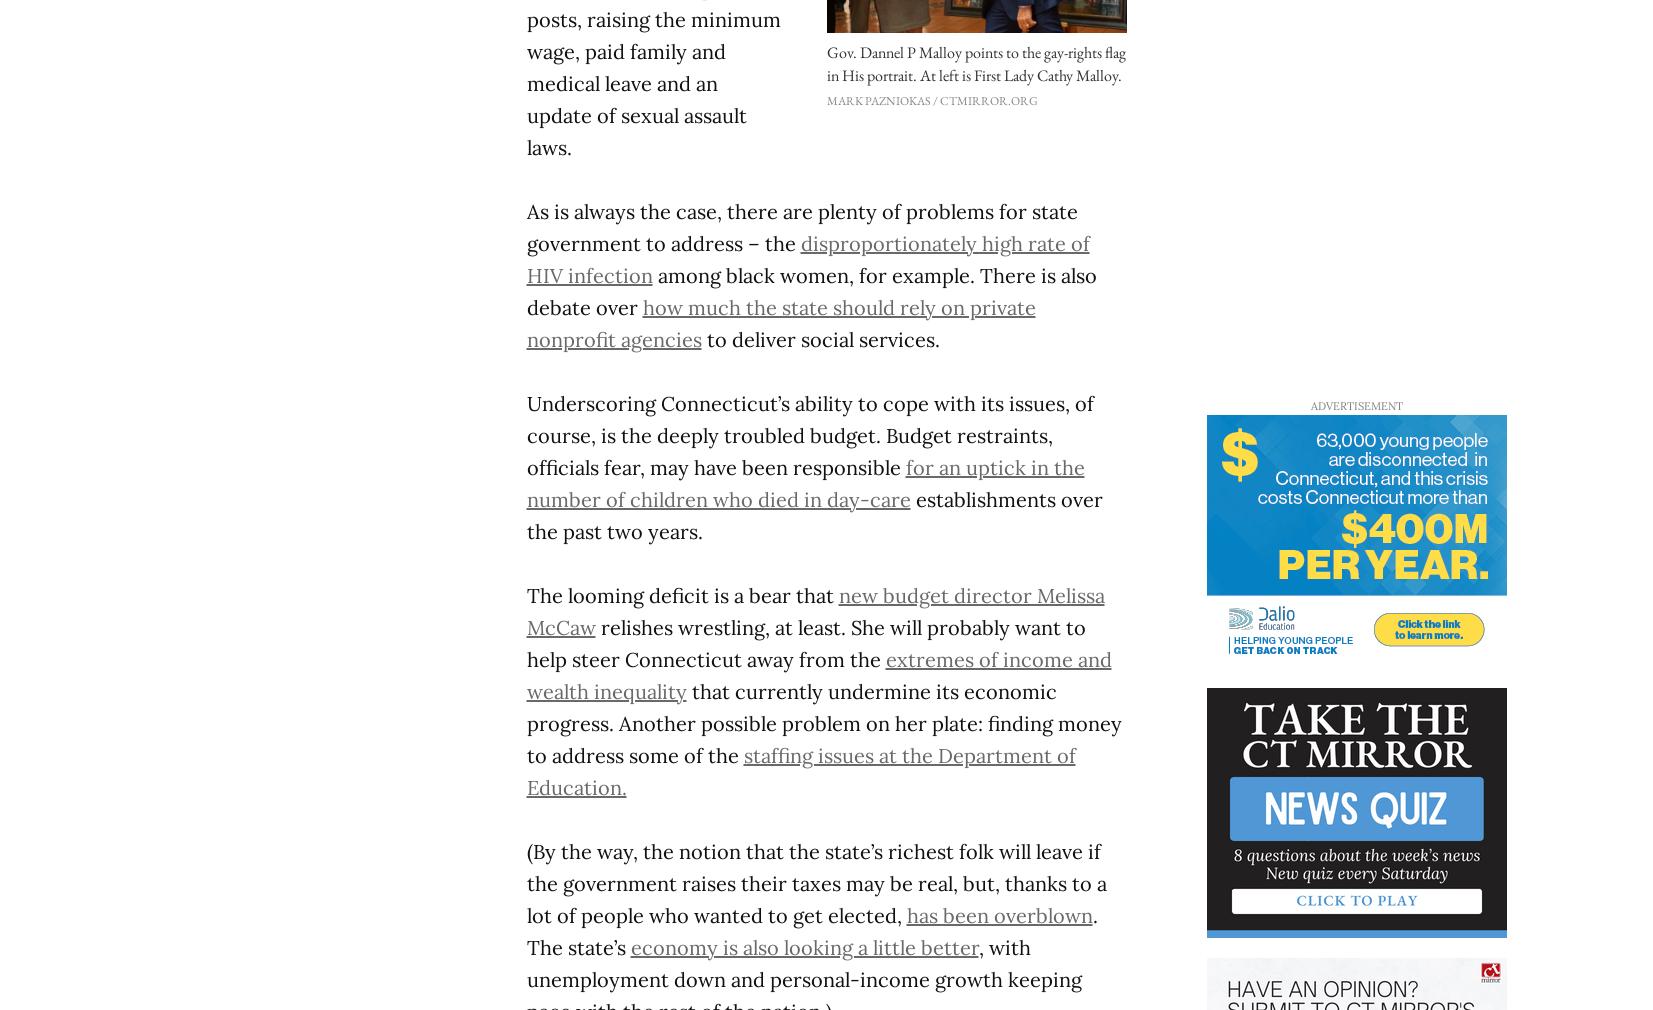 The width and height of the screenshot is (1653, 1010). What do you see at coordinates (806, 258) in the screenshot?
I see `'disproportionately high rate of HIV infection'` at bounding box center [806, 258].